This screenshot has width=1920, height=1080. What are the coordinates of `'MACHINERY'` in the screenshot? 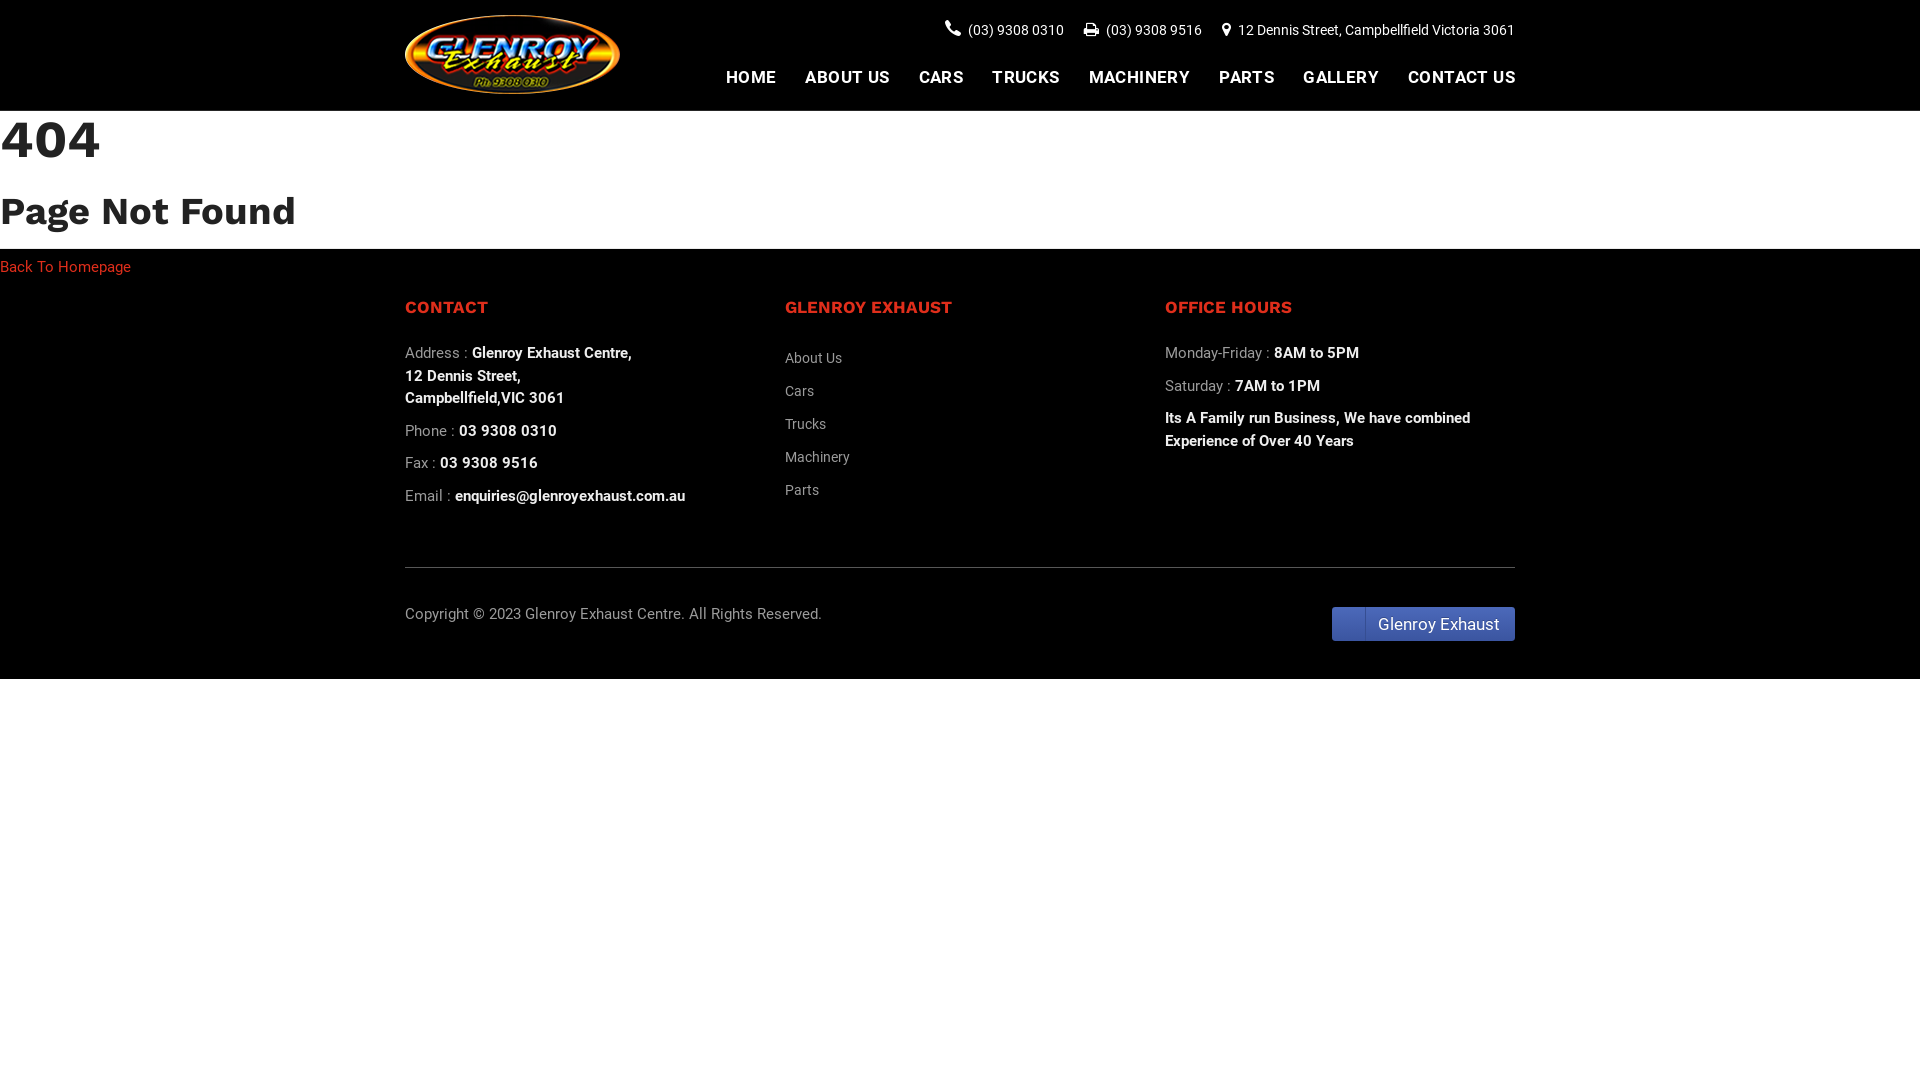 It's located at (1140, 76).